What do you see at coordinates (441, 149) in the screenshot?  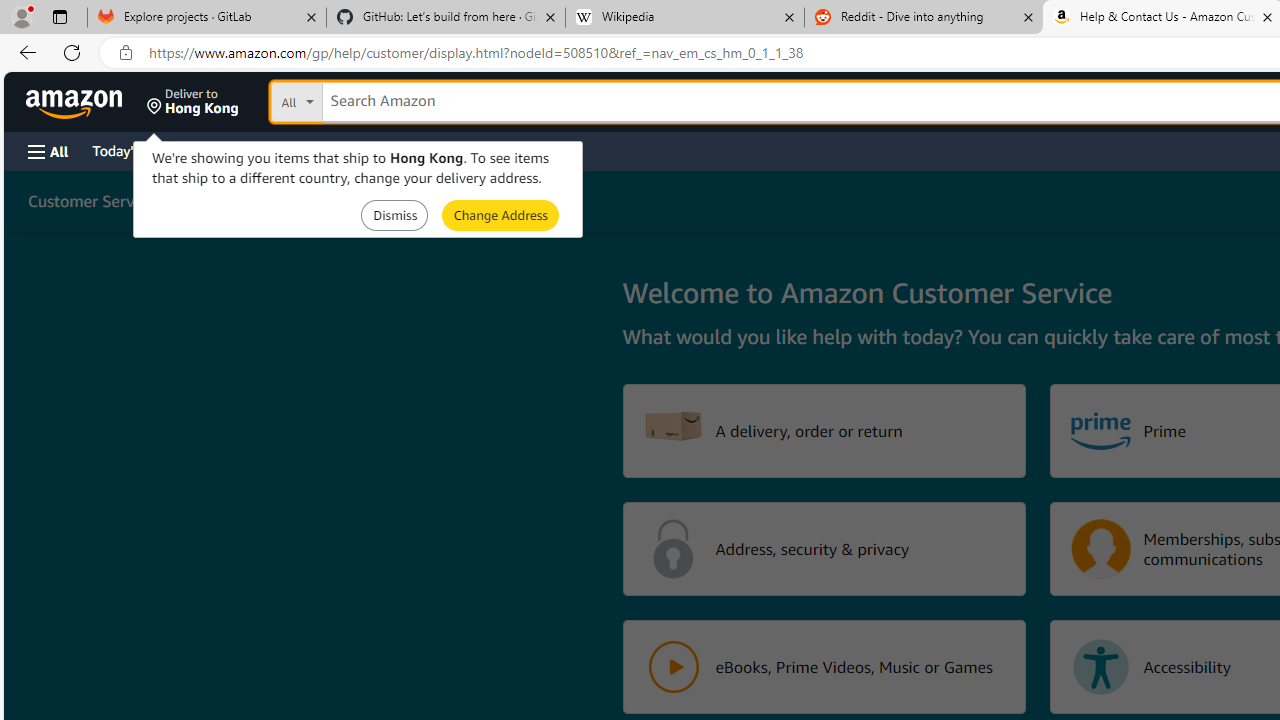 I see `'Gift Cards'` at bounding box center [441, 149].